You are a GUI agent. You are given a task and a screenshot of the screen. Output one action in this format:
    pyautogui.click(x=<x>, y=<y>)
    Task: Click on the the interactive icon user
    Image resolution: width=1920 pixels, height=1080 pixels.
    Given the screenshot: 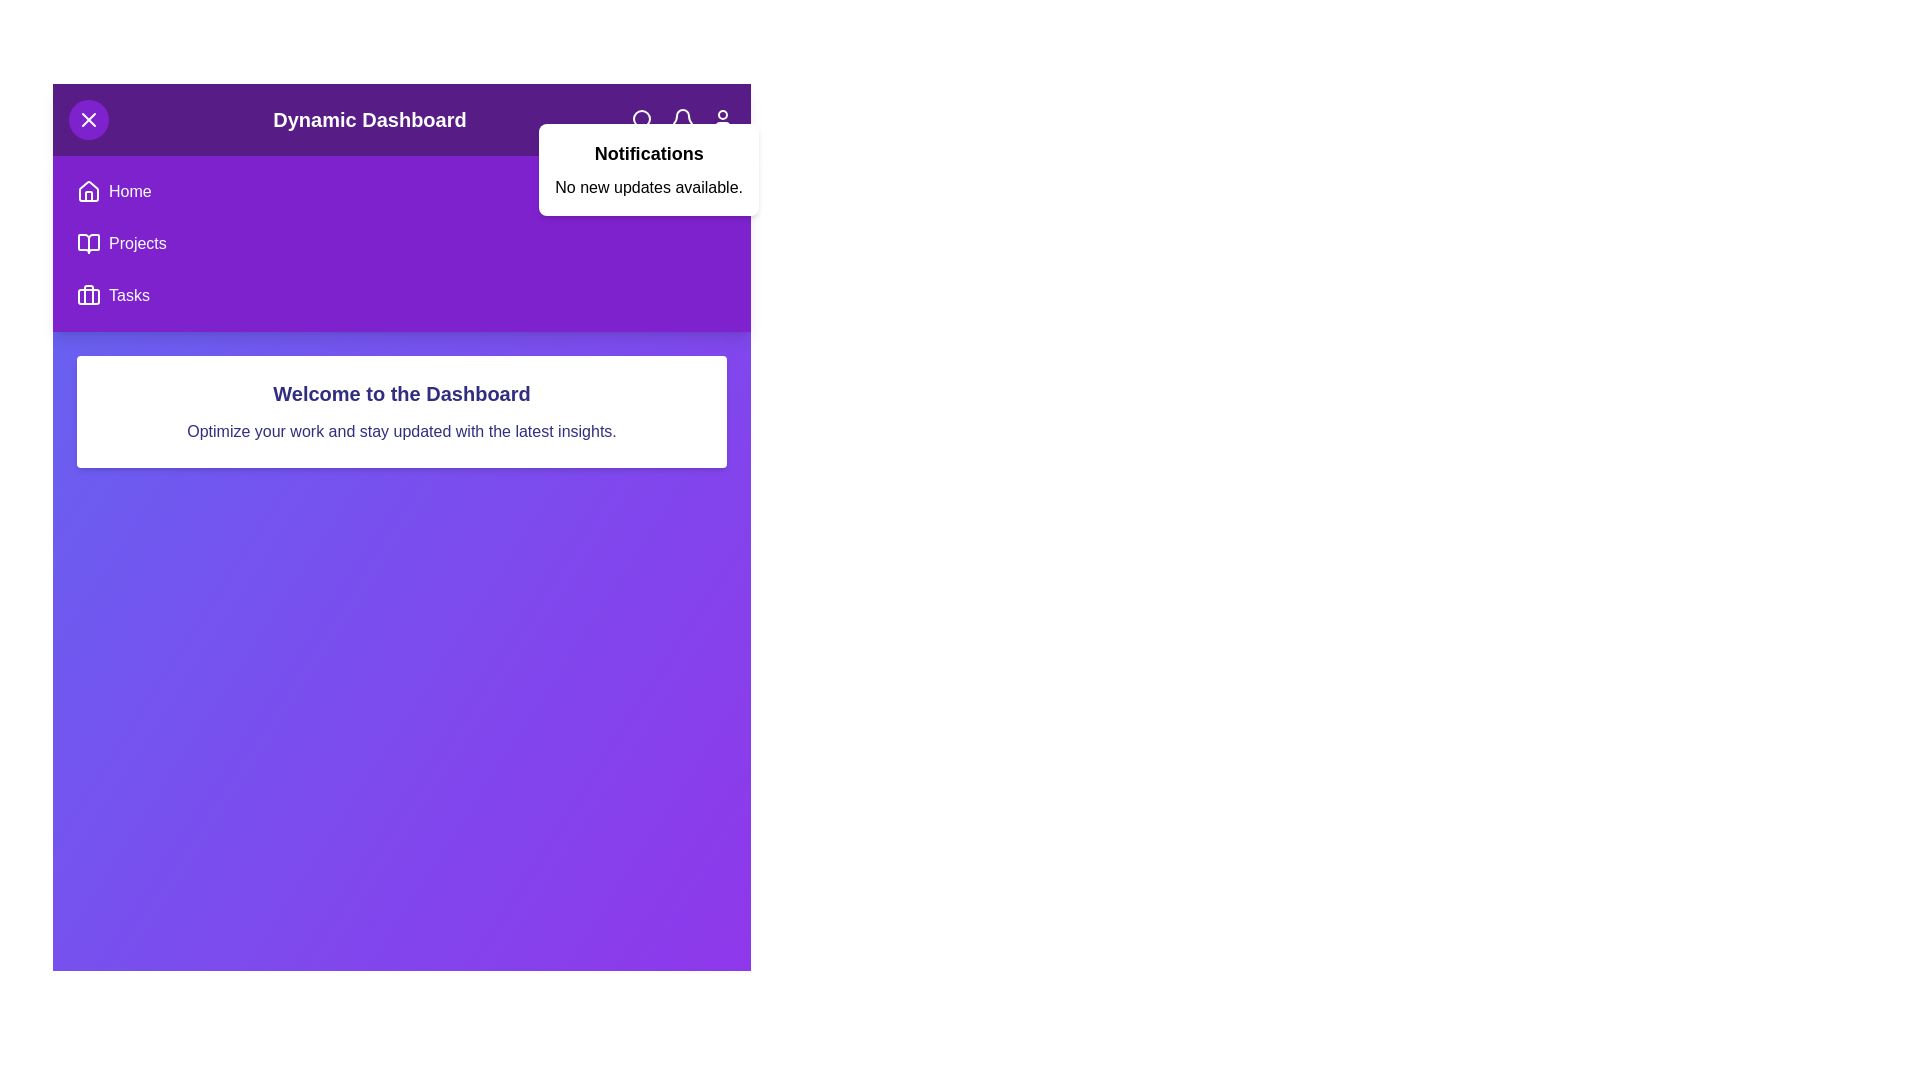 What is the action you would take?
    pyautogui.click(x=720, y=119)
    